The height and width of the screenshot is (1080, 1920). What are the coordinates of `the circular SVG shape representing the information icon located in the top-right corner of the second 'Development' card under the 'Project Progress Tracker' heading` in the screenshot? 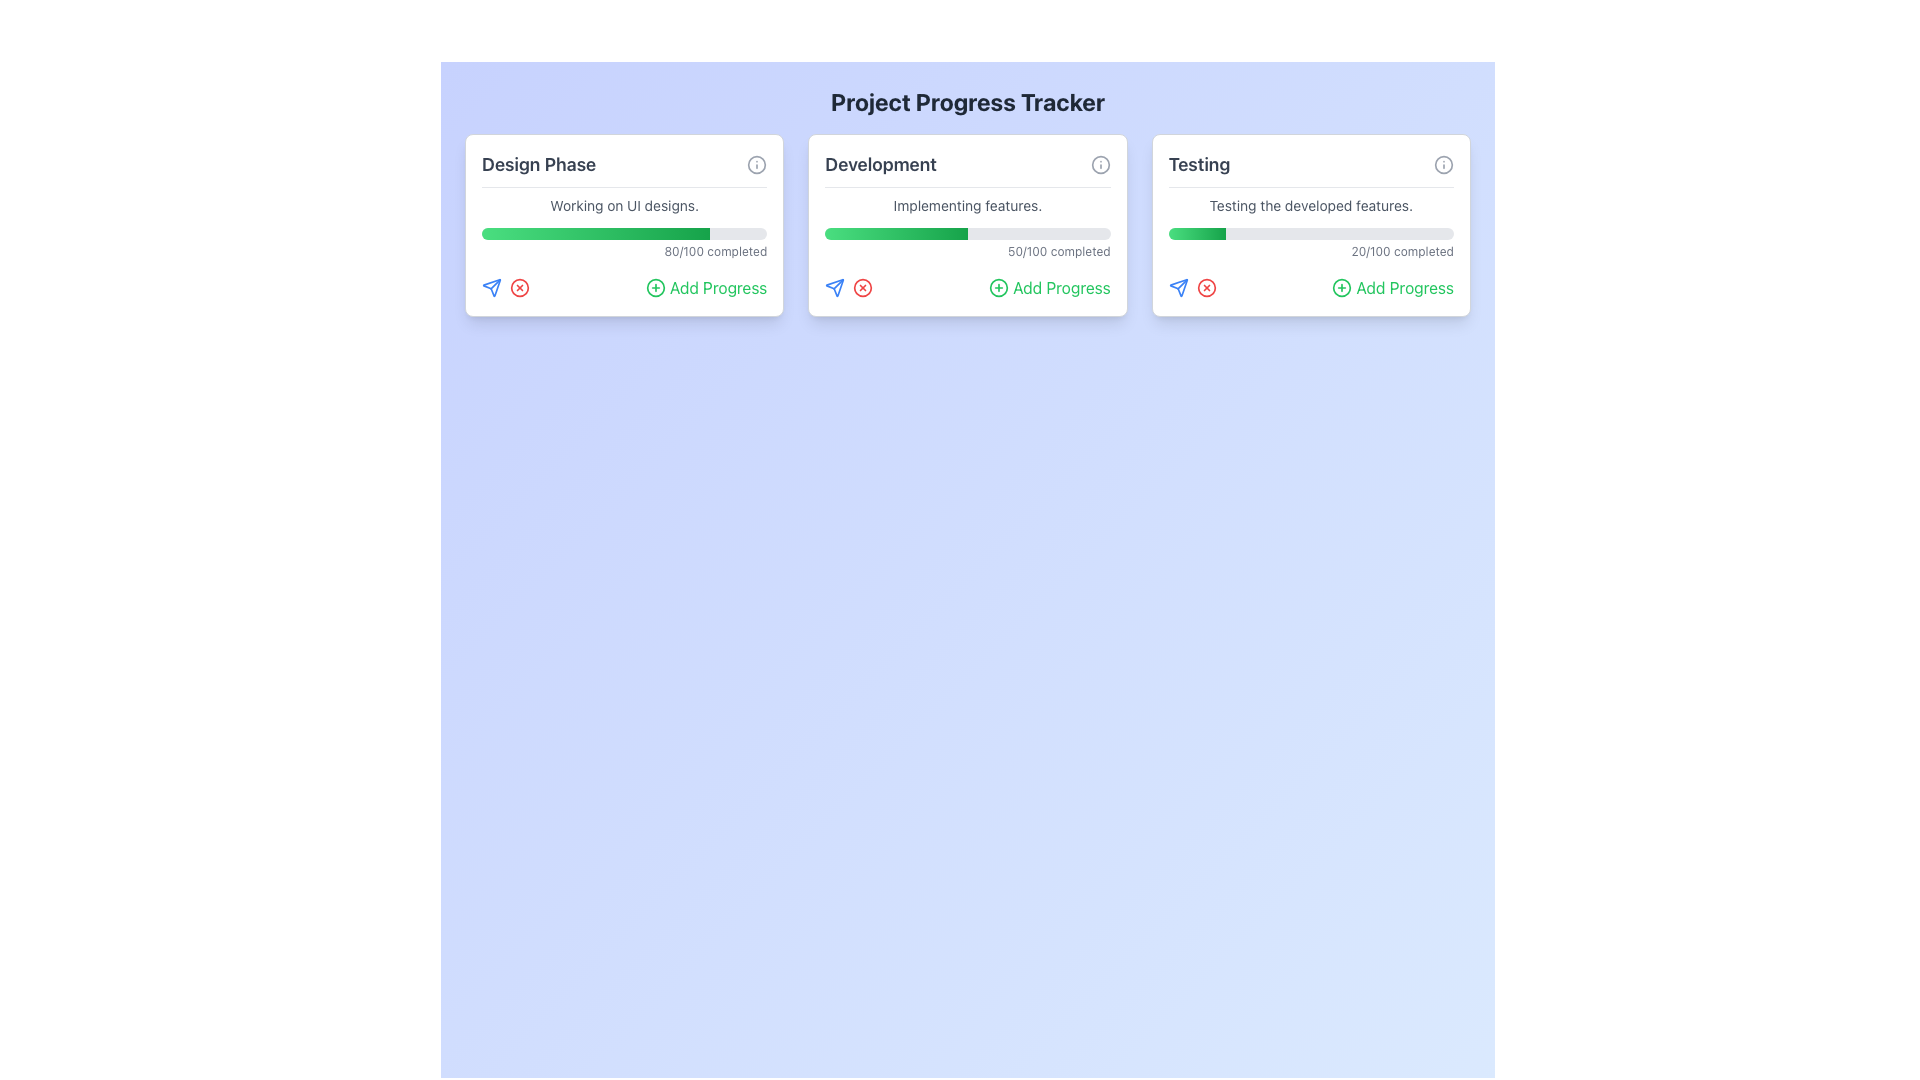 It's located at (1099, 164).